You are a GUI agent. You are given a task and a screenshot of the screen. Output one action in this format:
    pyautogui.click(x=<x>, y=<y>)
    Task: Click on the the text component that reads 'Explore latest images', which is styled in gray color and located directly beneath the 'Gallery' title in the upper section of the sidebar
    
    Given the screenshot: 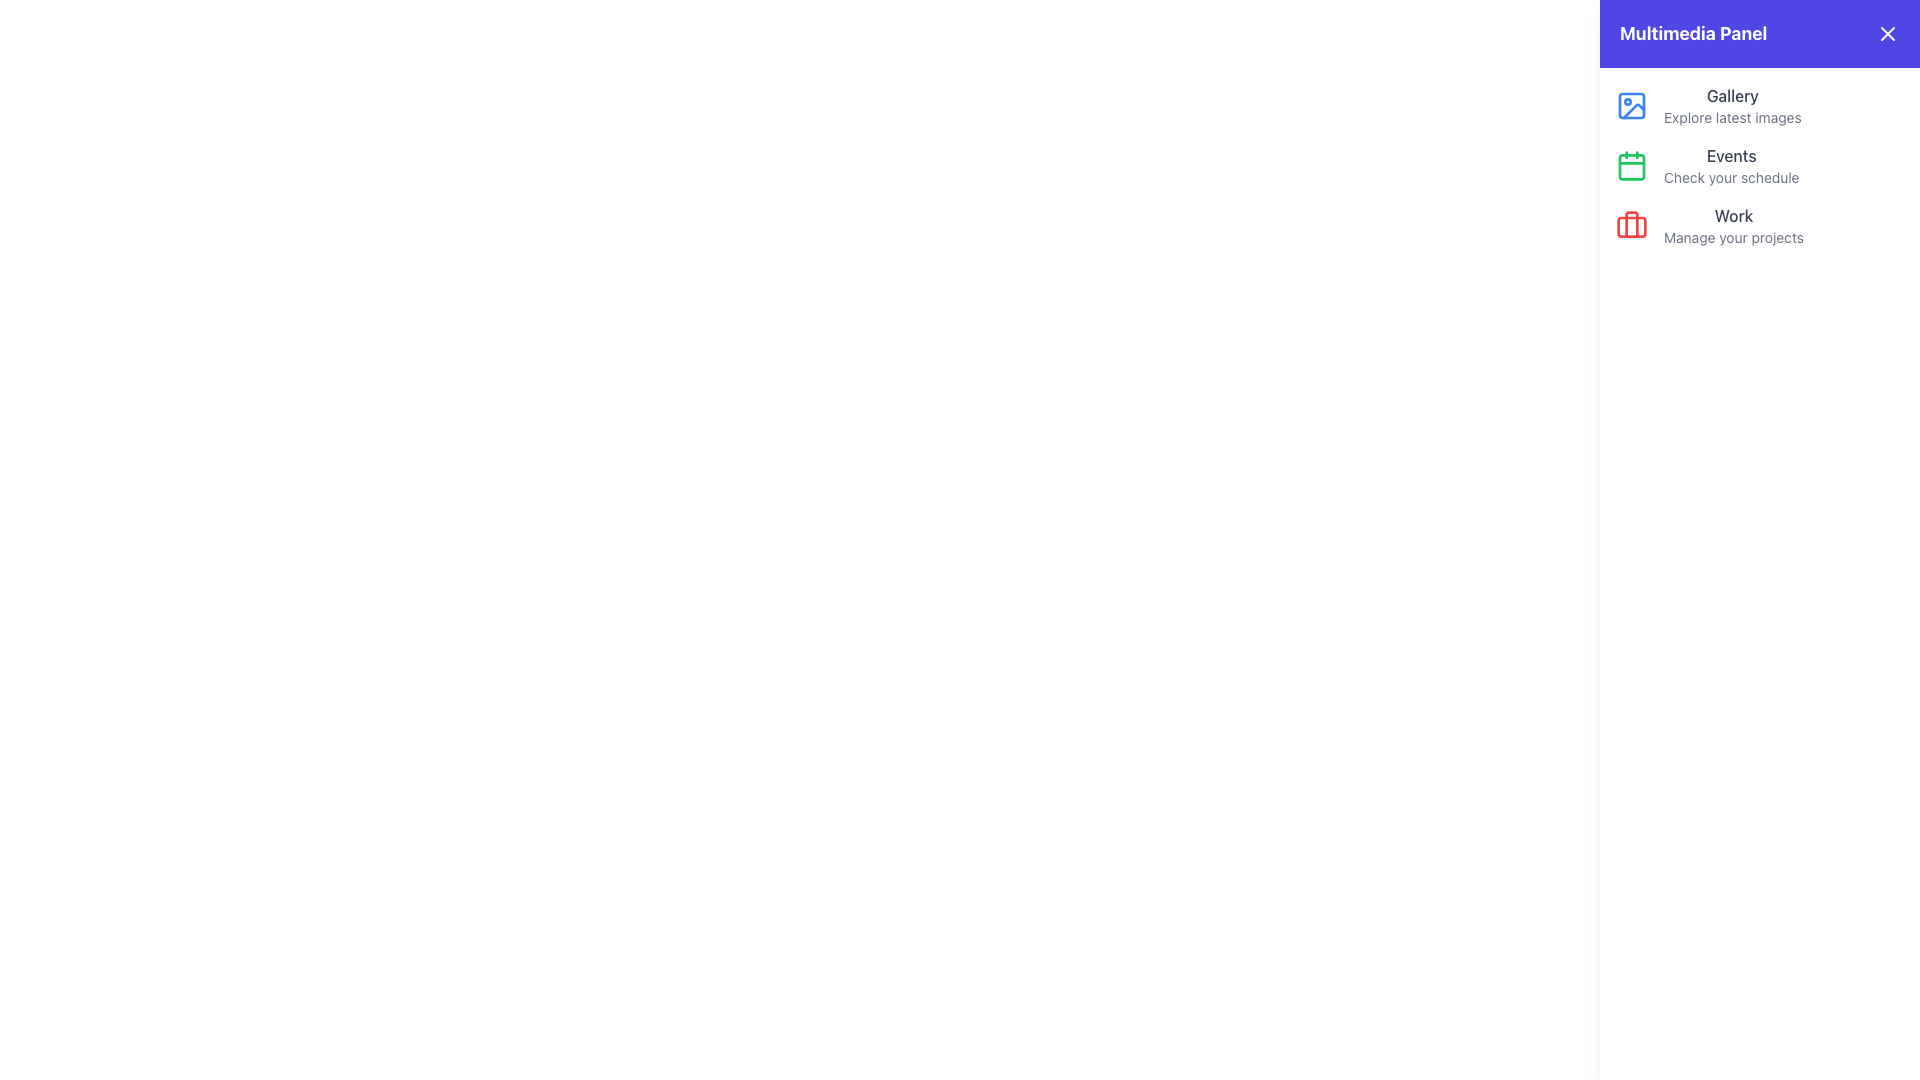 What is the action you would take?
    pyautogui.click(x=1731, y=118)
    